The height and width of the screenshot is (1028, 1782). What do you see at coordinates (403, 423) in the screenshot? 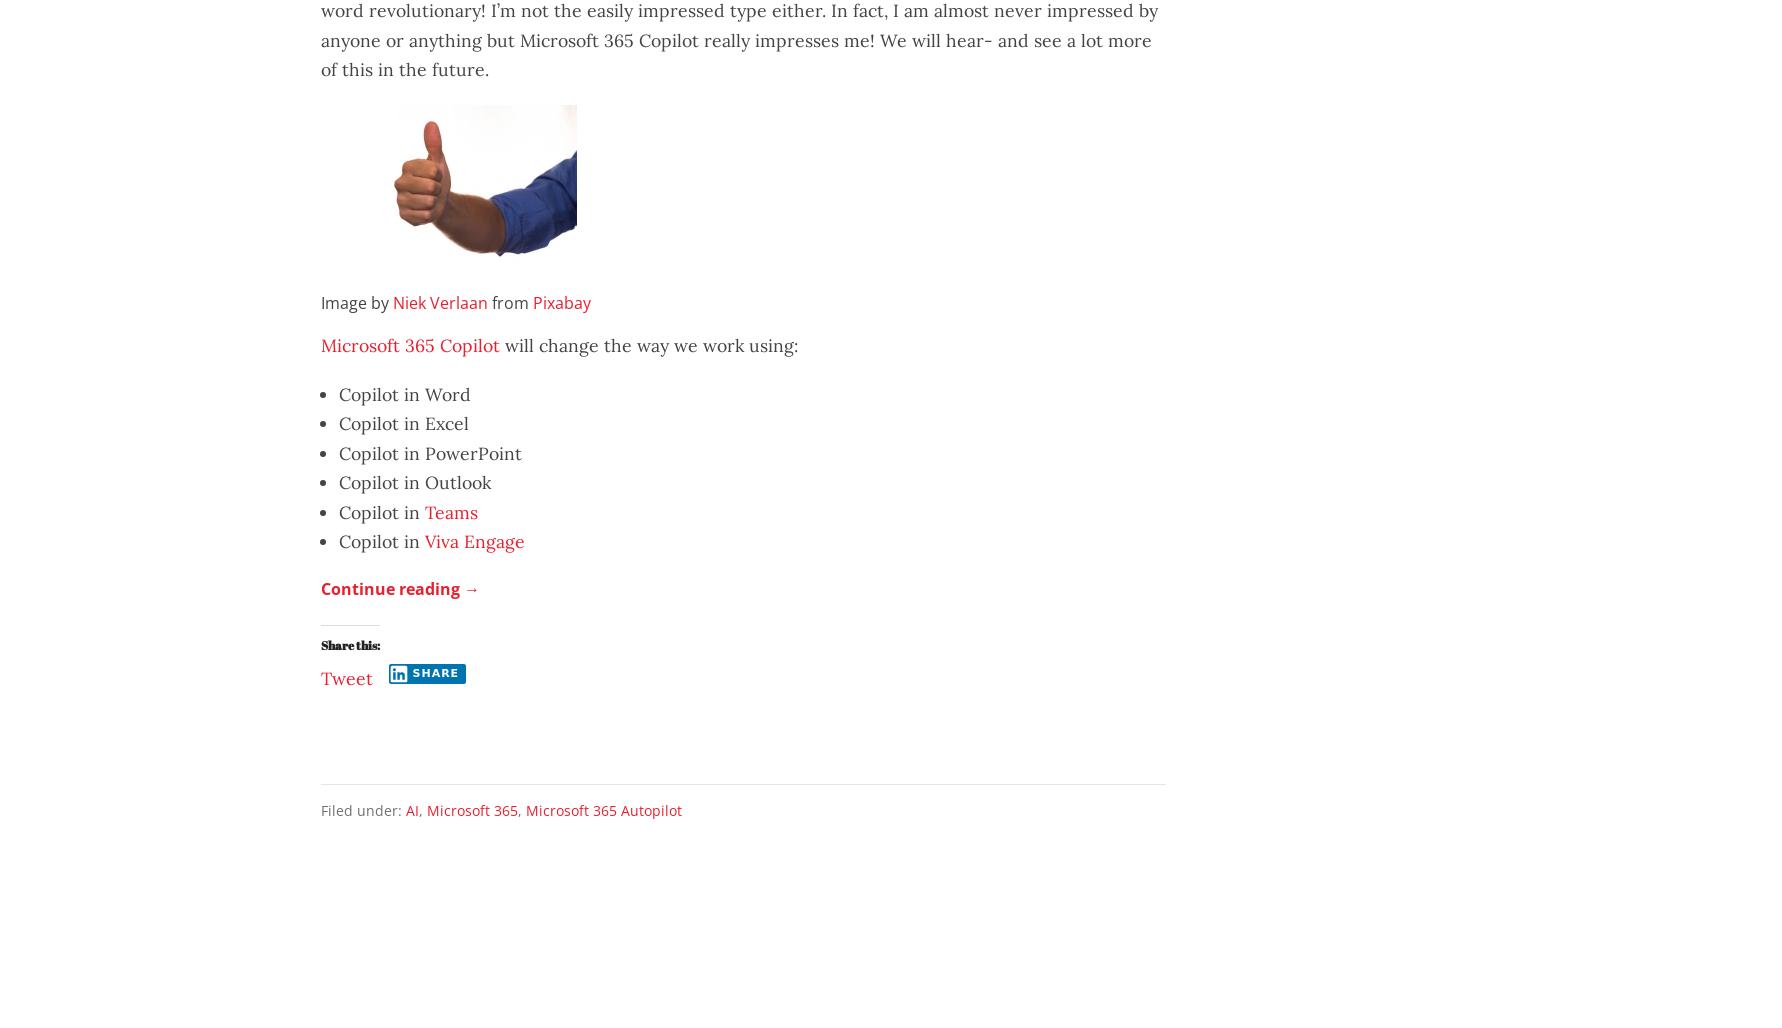
I see `'Copilot in Excel'` at bounding box center [403, 423].